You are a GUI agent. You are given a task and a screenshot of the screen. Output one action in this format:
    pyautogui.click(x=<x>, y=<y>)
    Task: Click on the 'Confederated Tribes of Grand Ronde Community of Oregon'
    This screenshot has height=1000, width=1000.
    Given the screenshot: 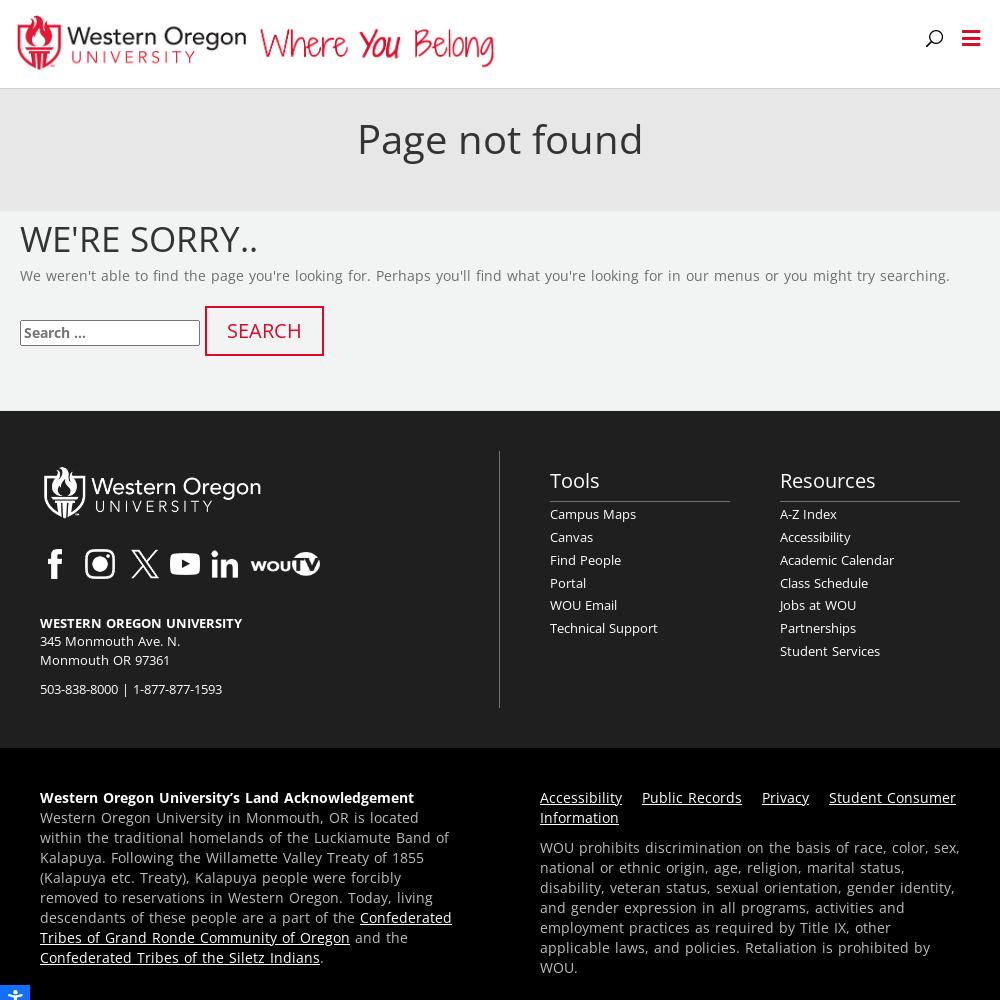 What is the action you would take?
    pyautogui.click(x=245, y=927)
    